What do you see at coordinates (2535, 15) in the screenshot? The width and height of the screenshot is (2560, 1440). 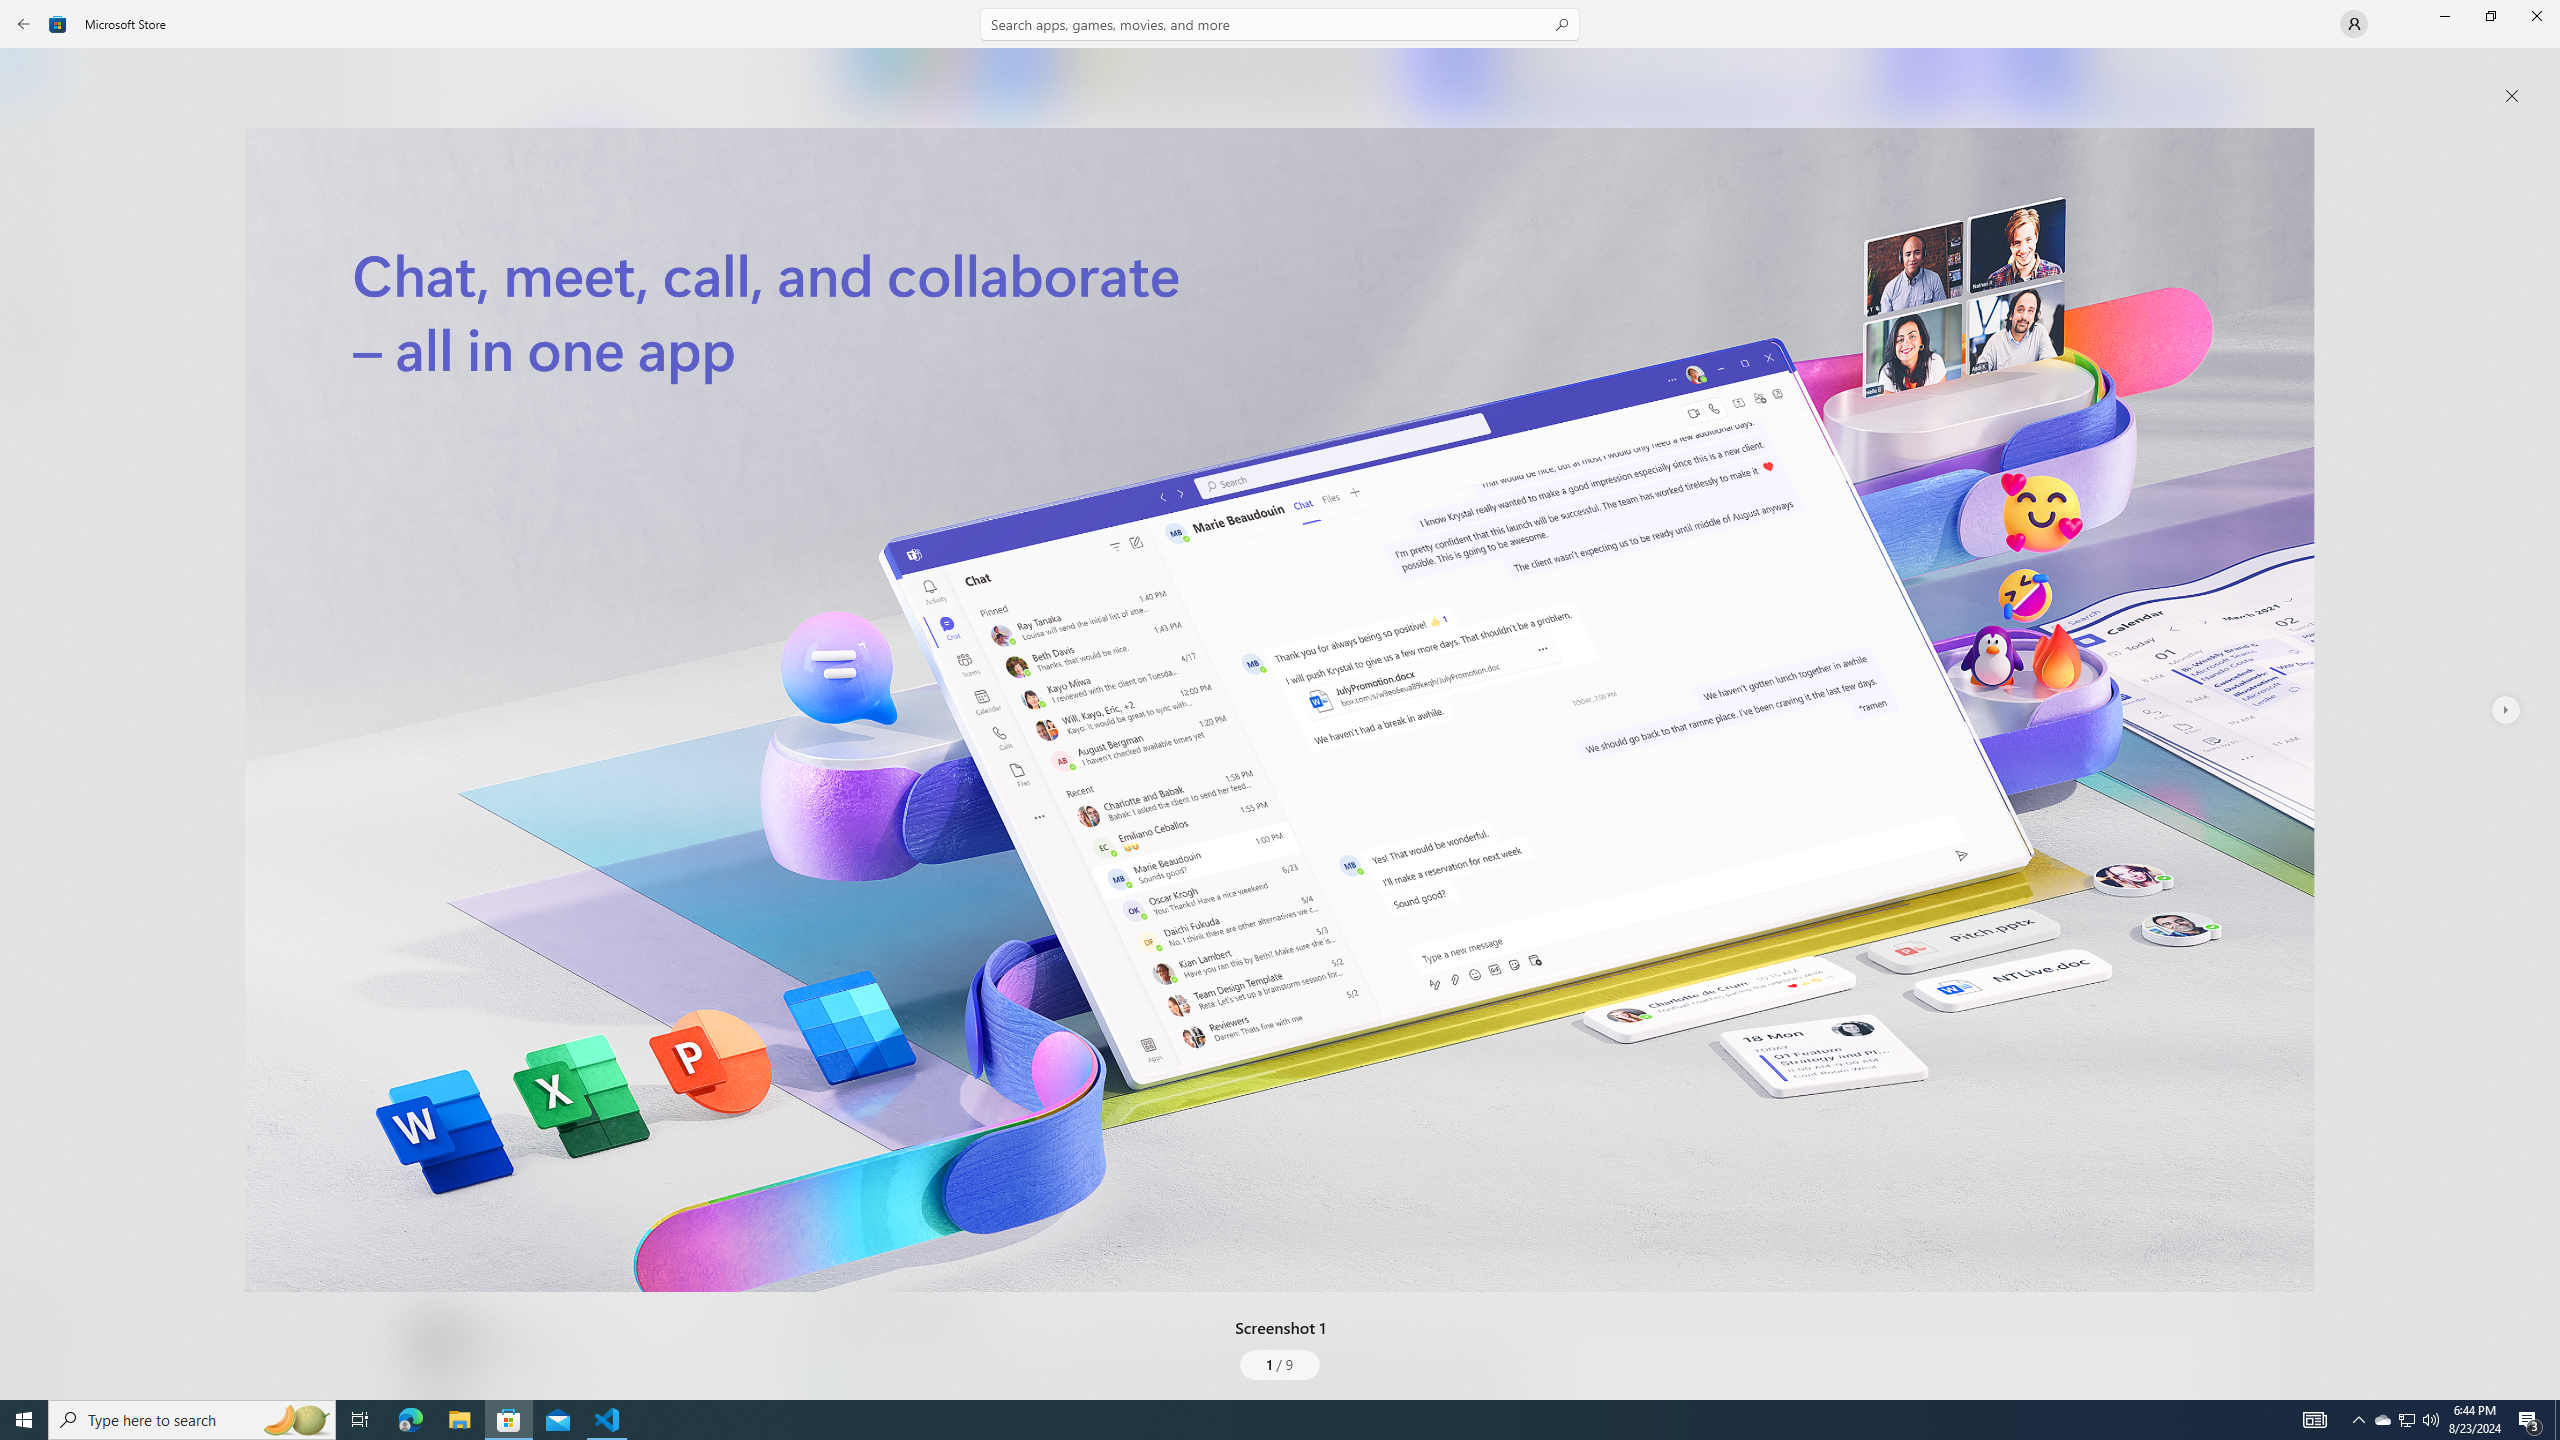 I see `'Close Microsoft Store'` at bounding box center [2535, 15].